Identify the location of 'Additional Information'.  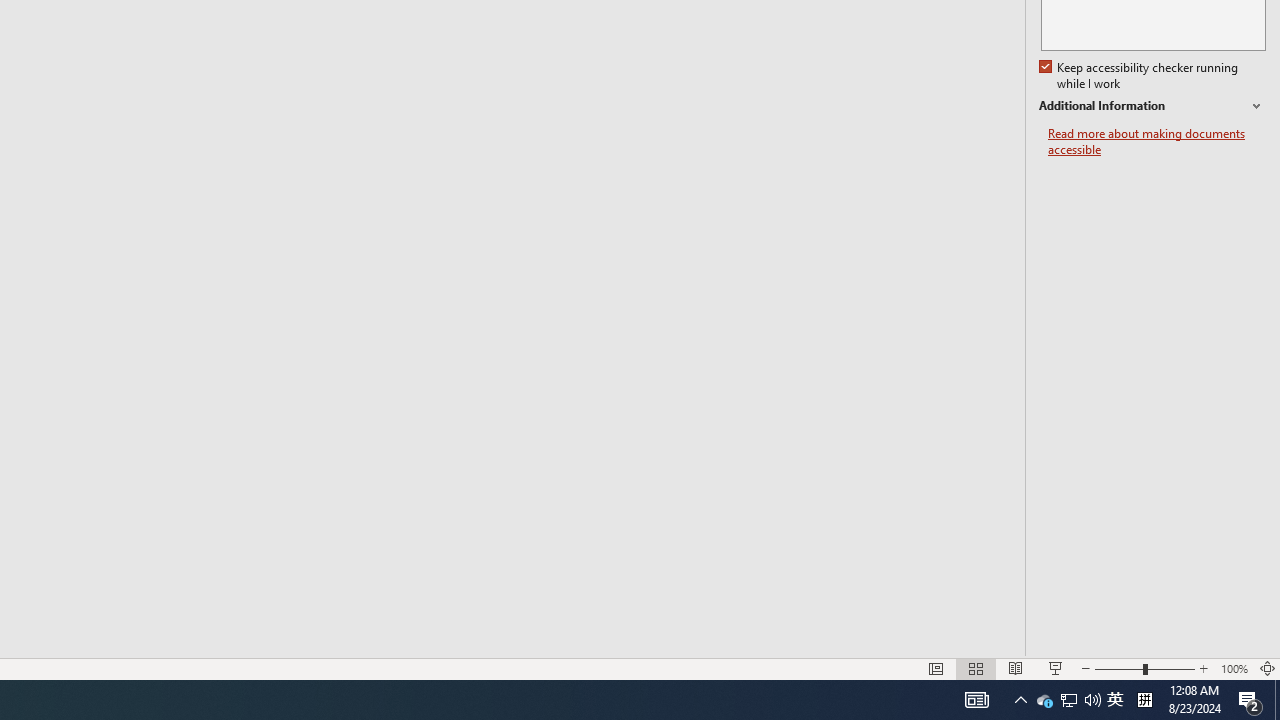
(1152, 106).